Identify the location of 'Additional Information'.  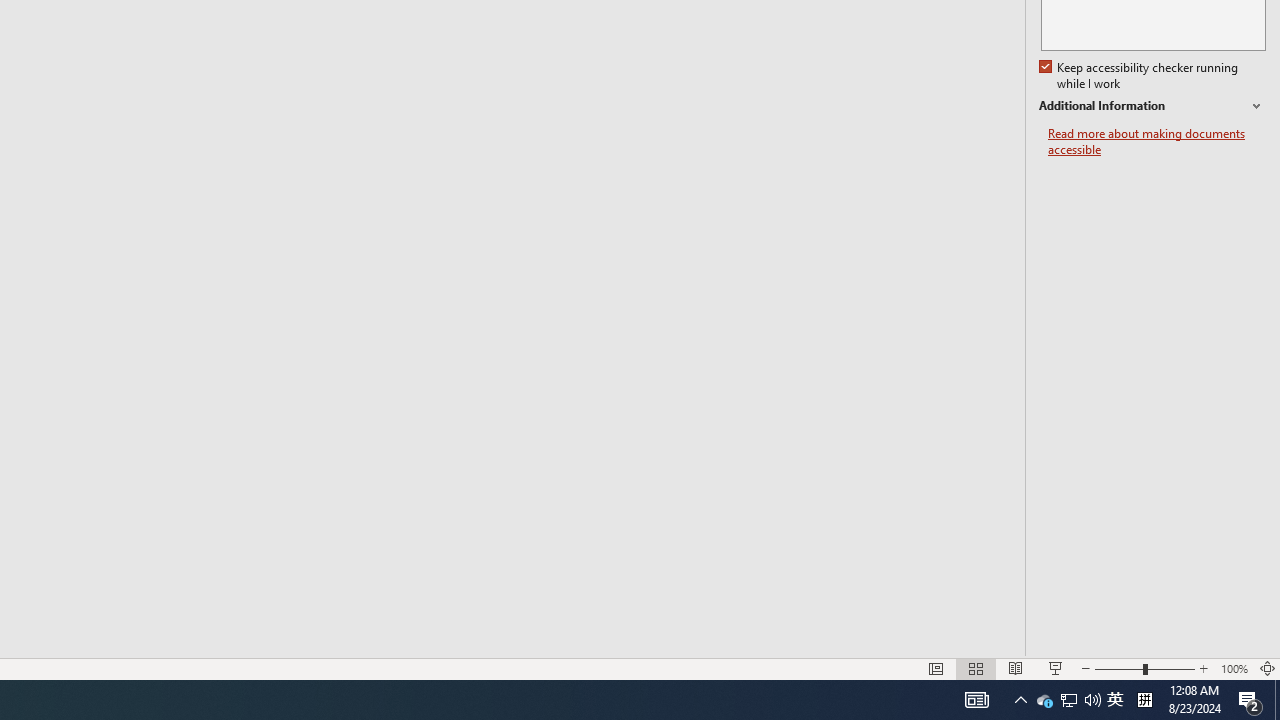
(1152, 106).